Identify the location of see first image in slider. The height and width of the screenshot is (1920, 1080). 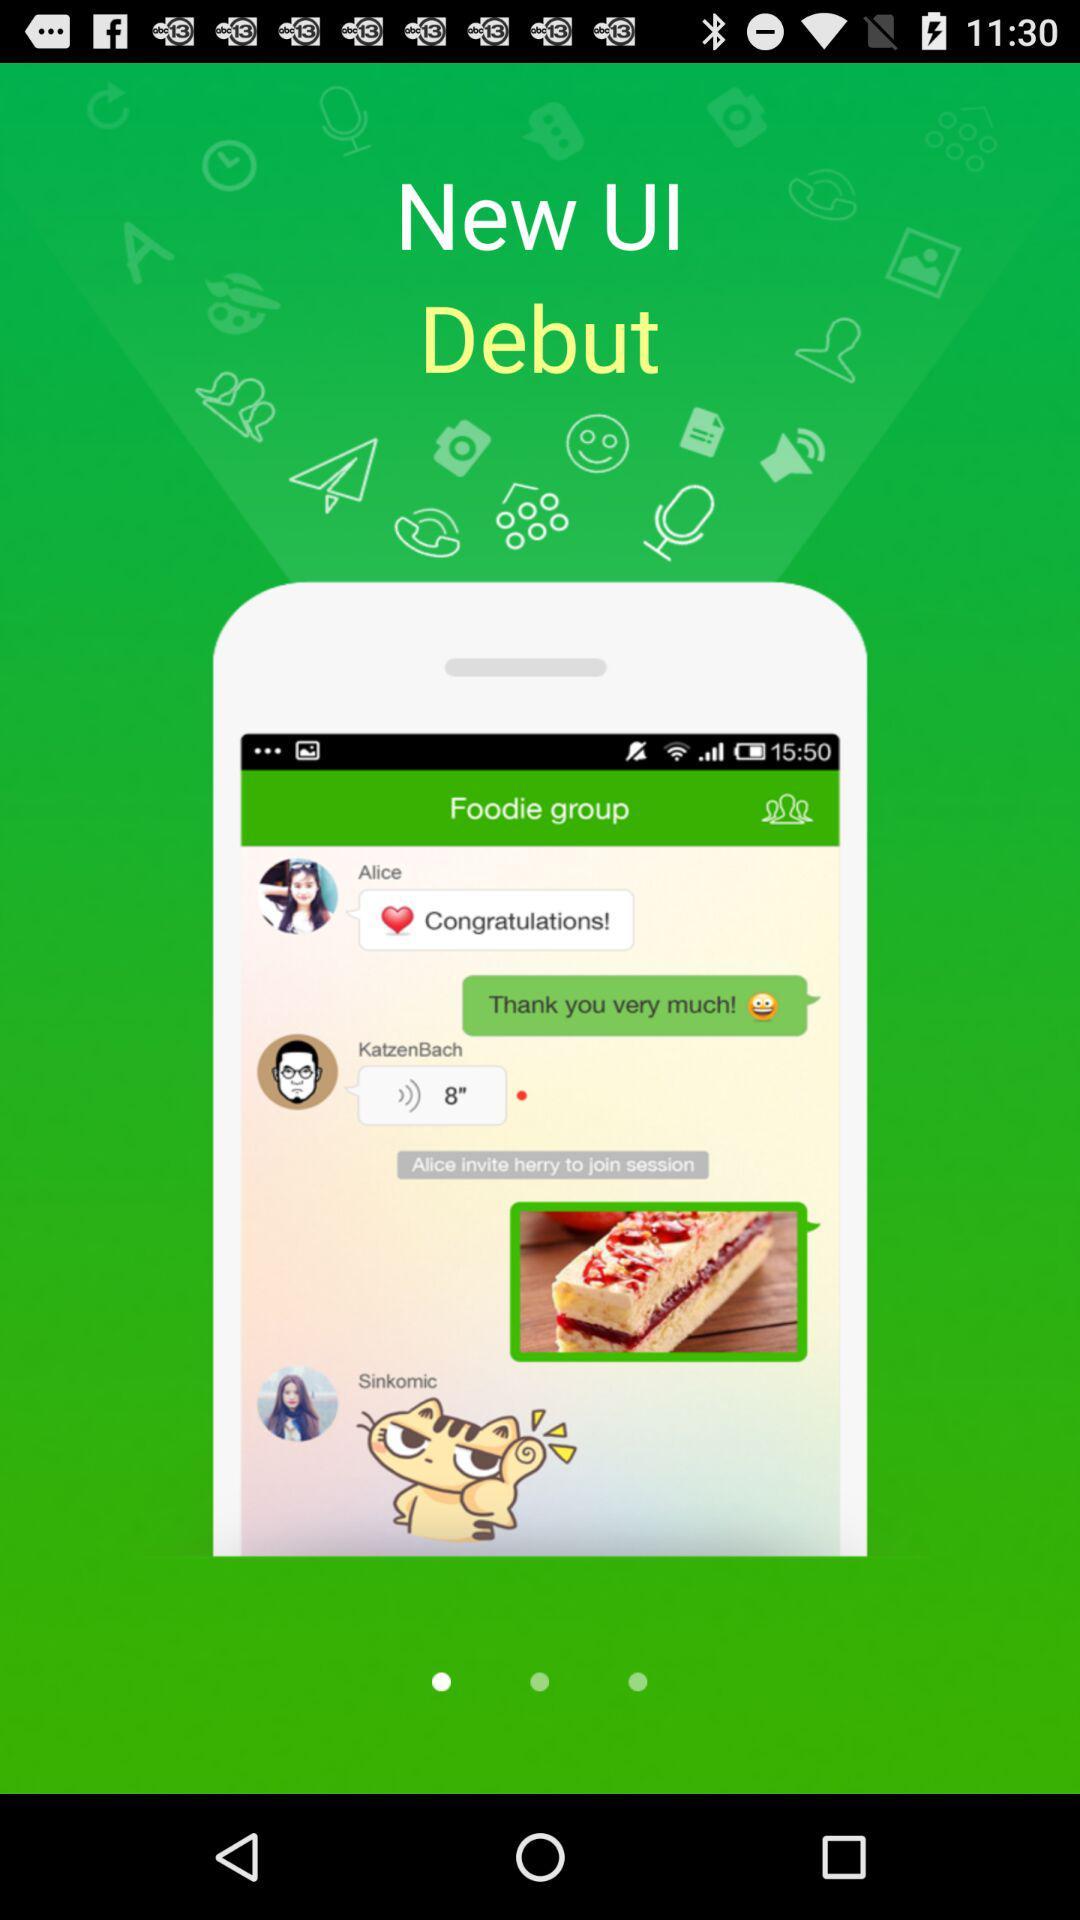
(440, 1680).